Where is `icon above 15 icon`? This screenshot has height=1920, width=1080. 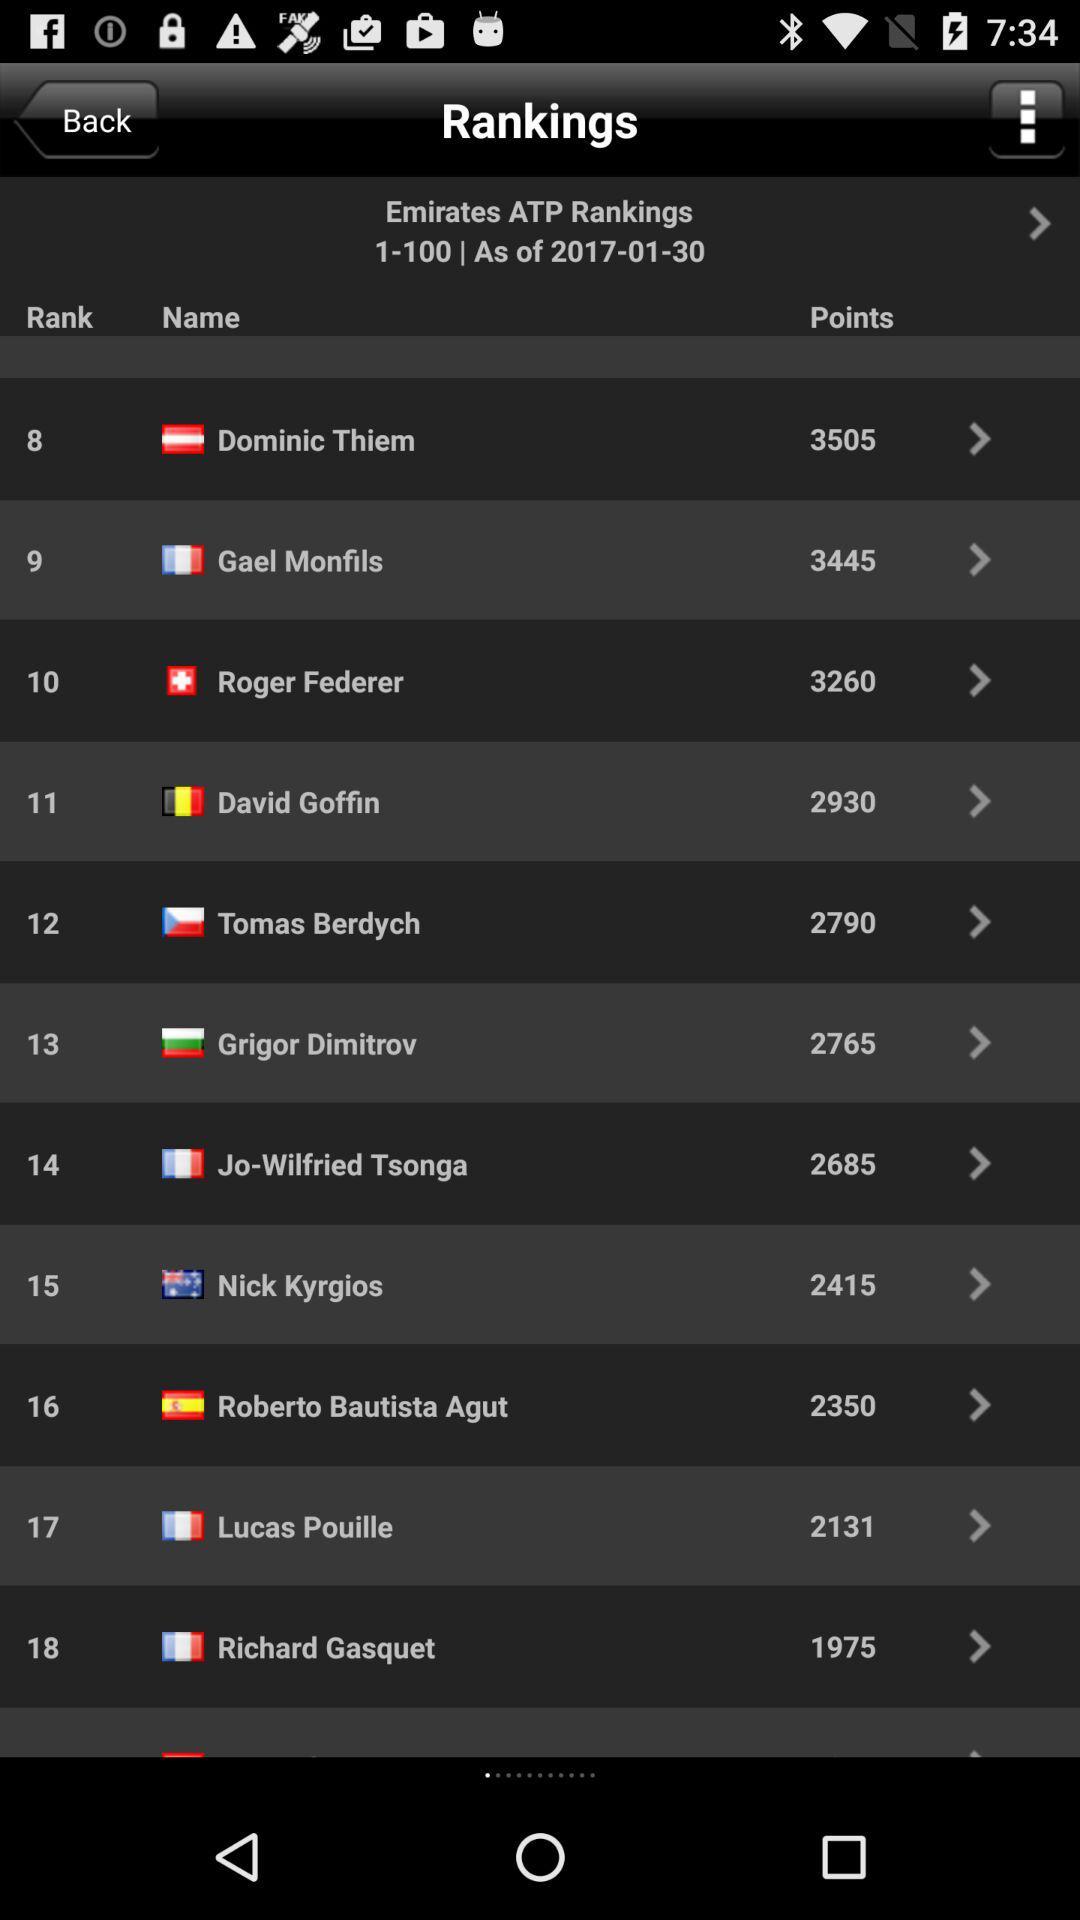
icon above 15 icon is located at coordinates (29, 1163).